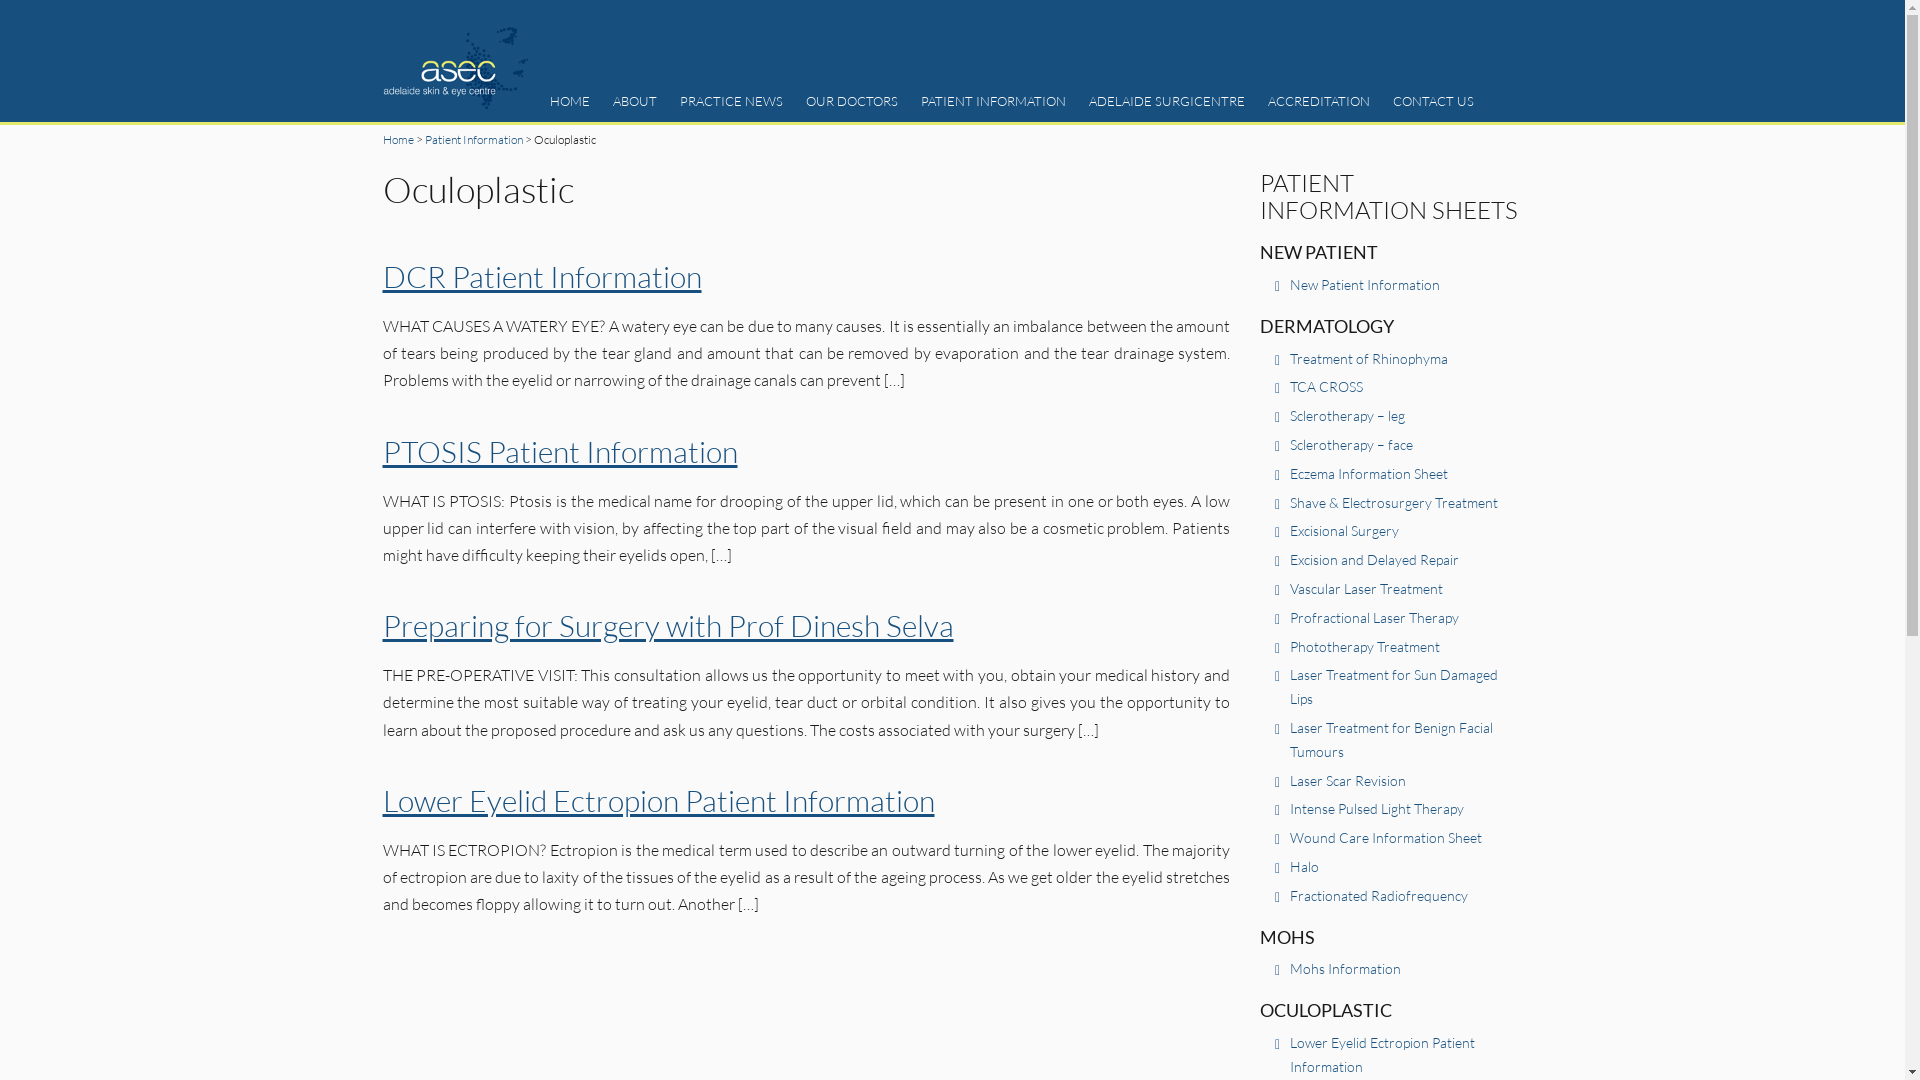 The image size is (1920, 1080). I want to click on 'Mohs Information', so click(1345, 967).